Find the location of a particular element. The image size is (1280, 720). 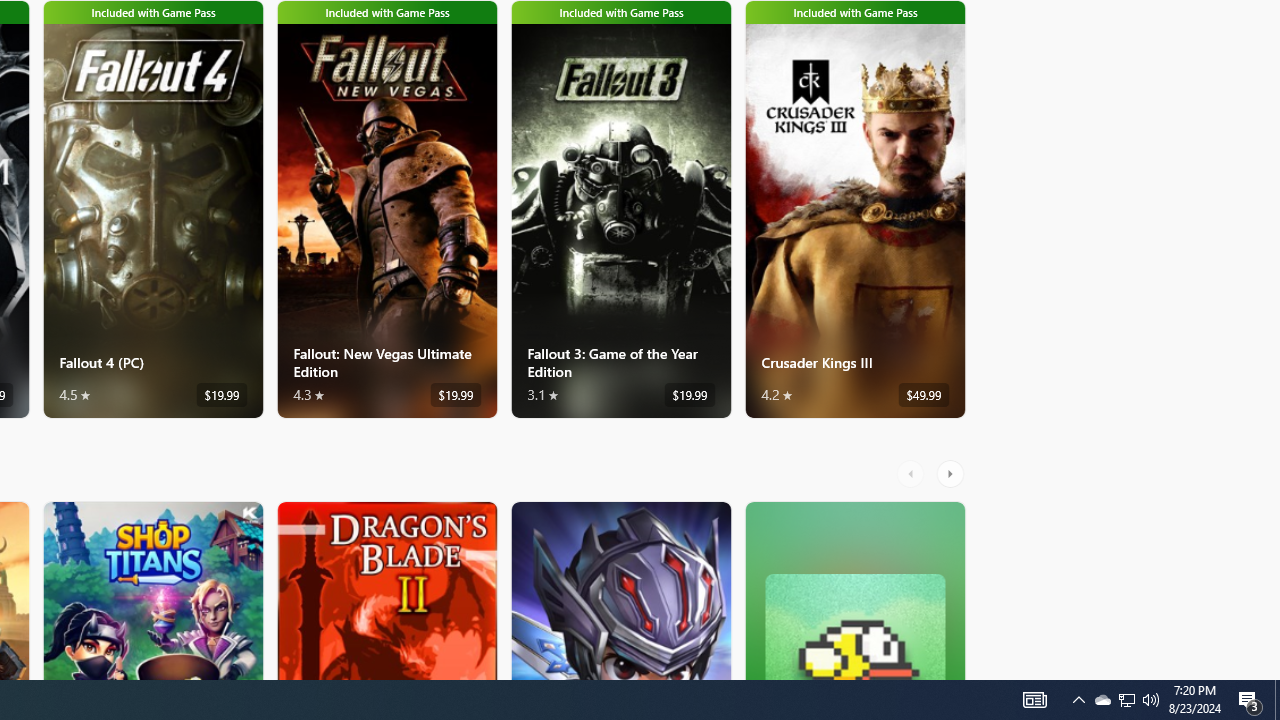

'Flappy Bird. Average rating of 3.3 out of five stars. Free  ' is located at coordinates (855, 589).